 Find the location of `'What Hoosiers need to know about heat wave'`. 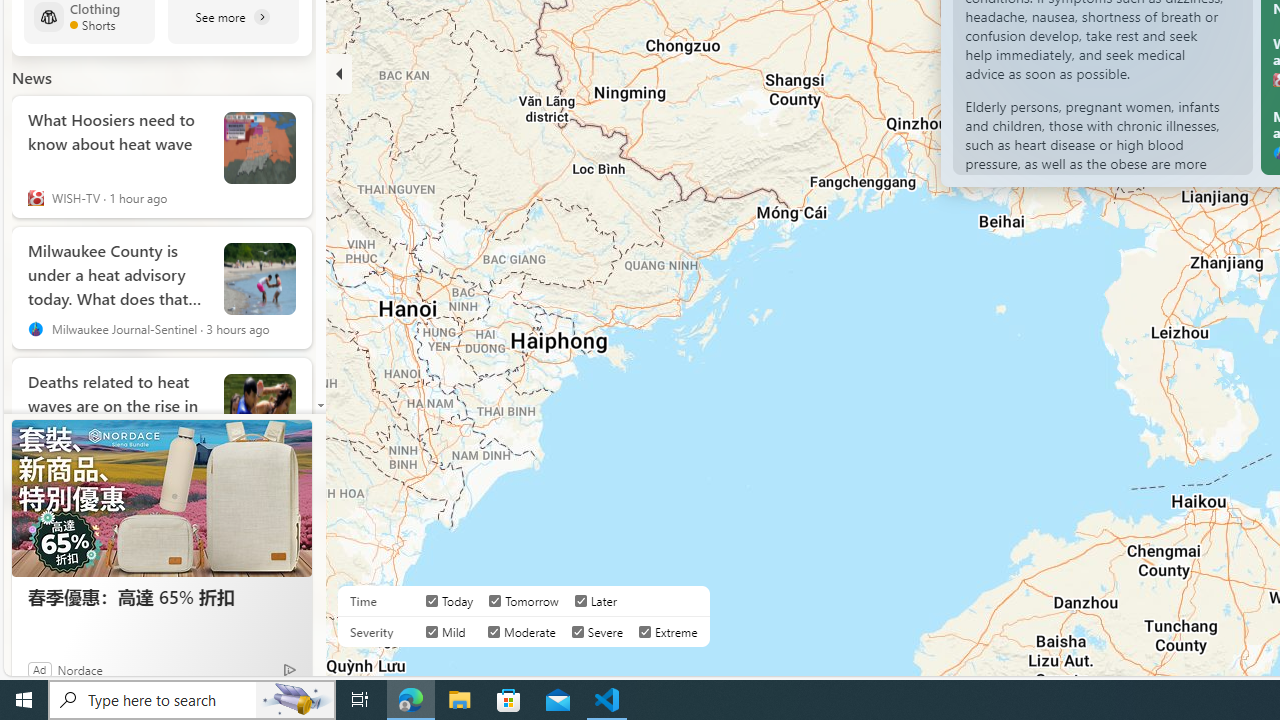

'What Hoosiers need to know about heat wave' is located at coordinates (116, 139).